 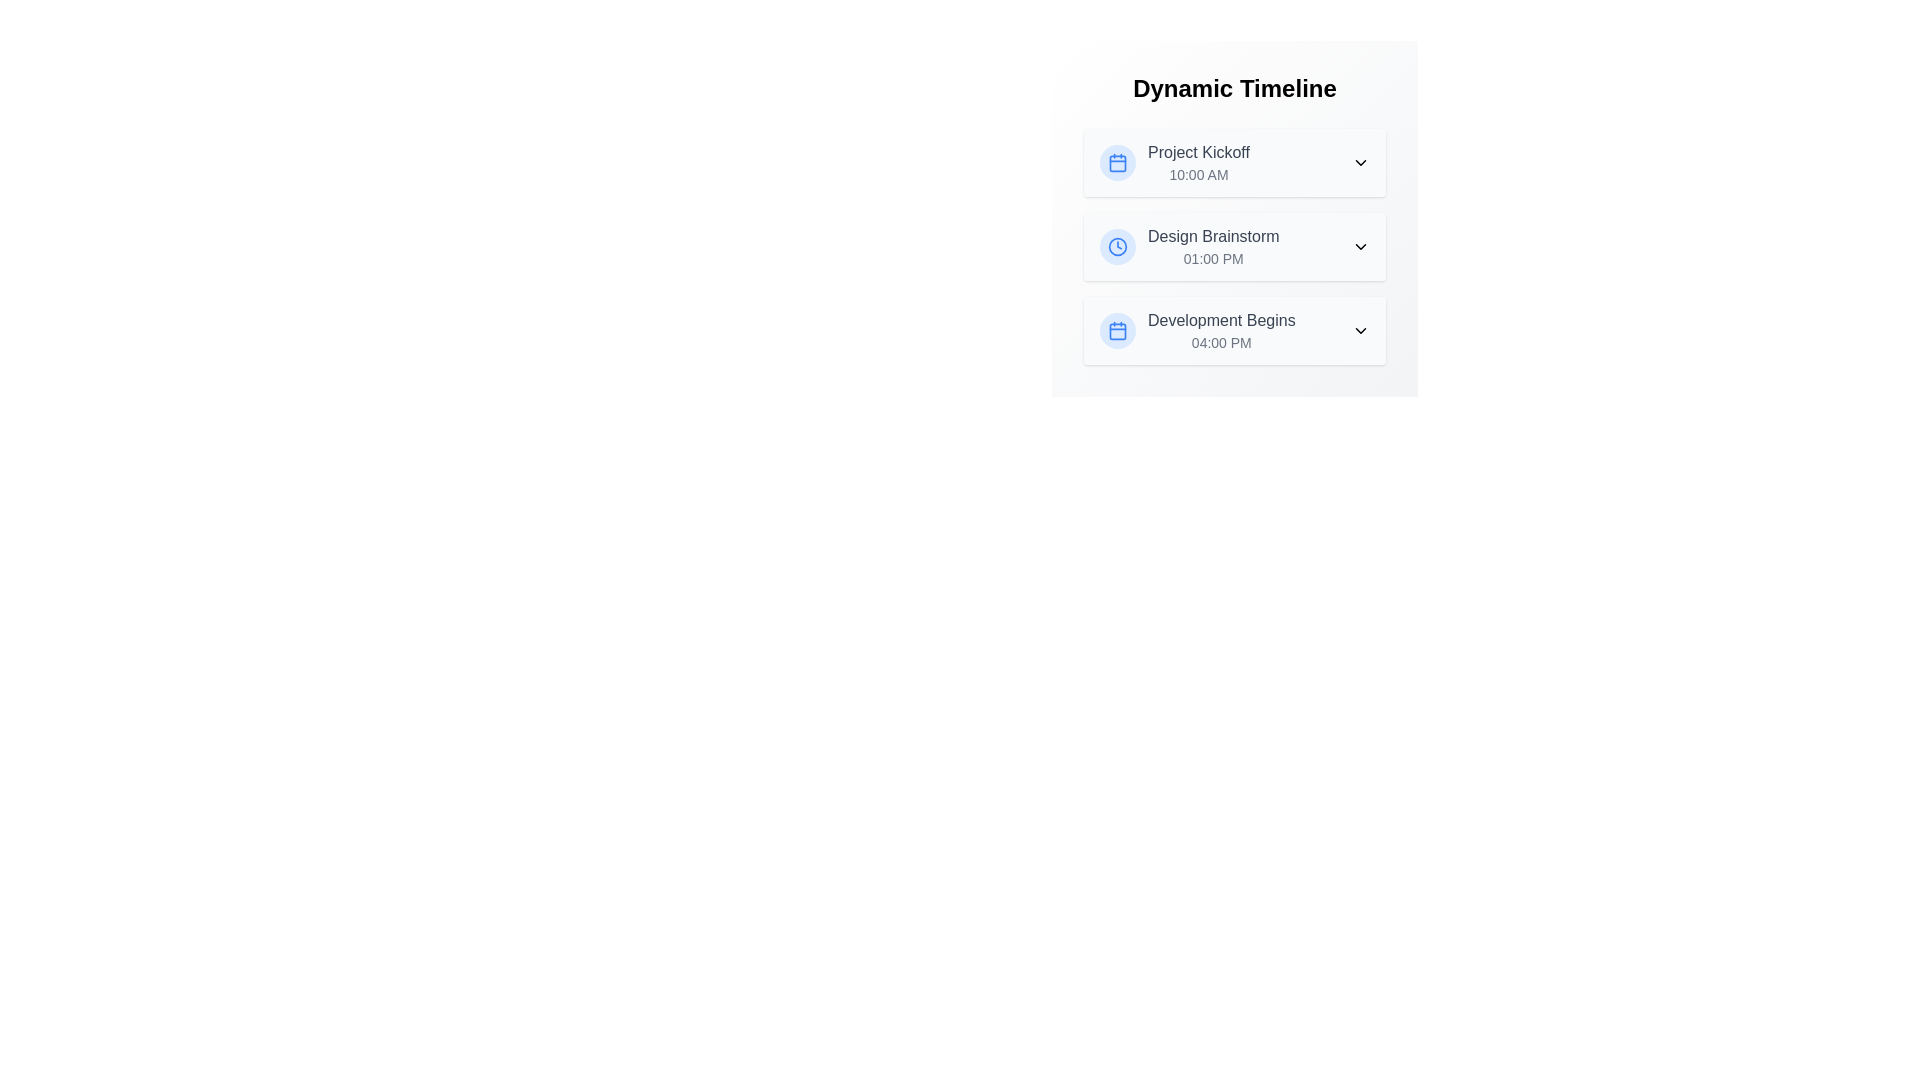 I want to click on displayed information from the text label titled 'Project Kickoff' with the time '10:00 AM' located under the 'Dynamic Timeline' heading, next to the circular blue calendar icon, so click(x=1199, y=161).